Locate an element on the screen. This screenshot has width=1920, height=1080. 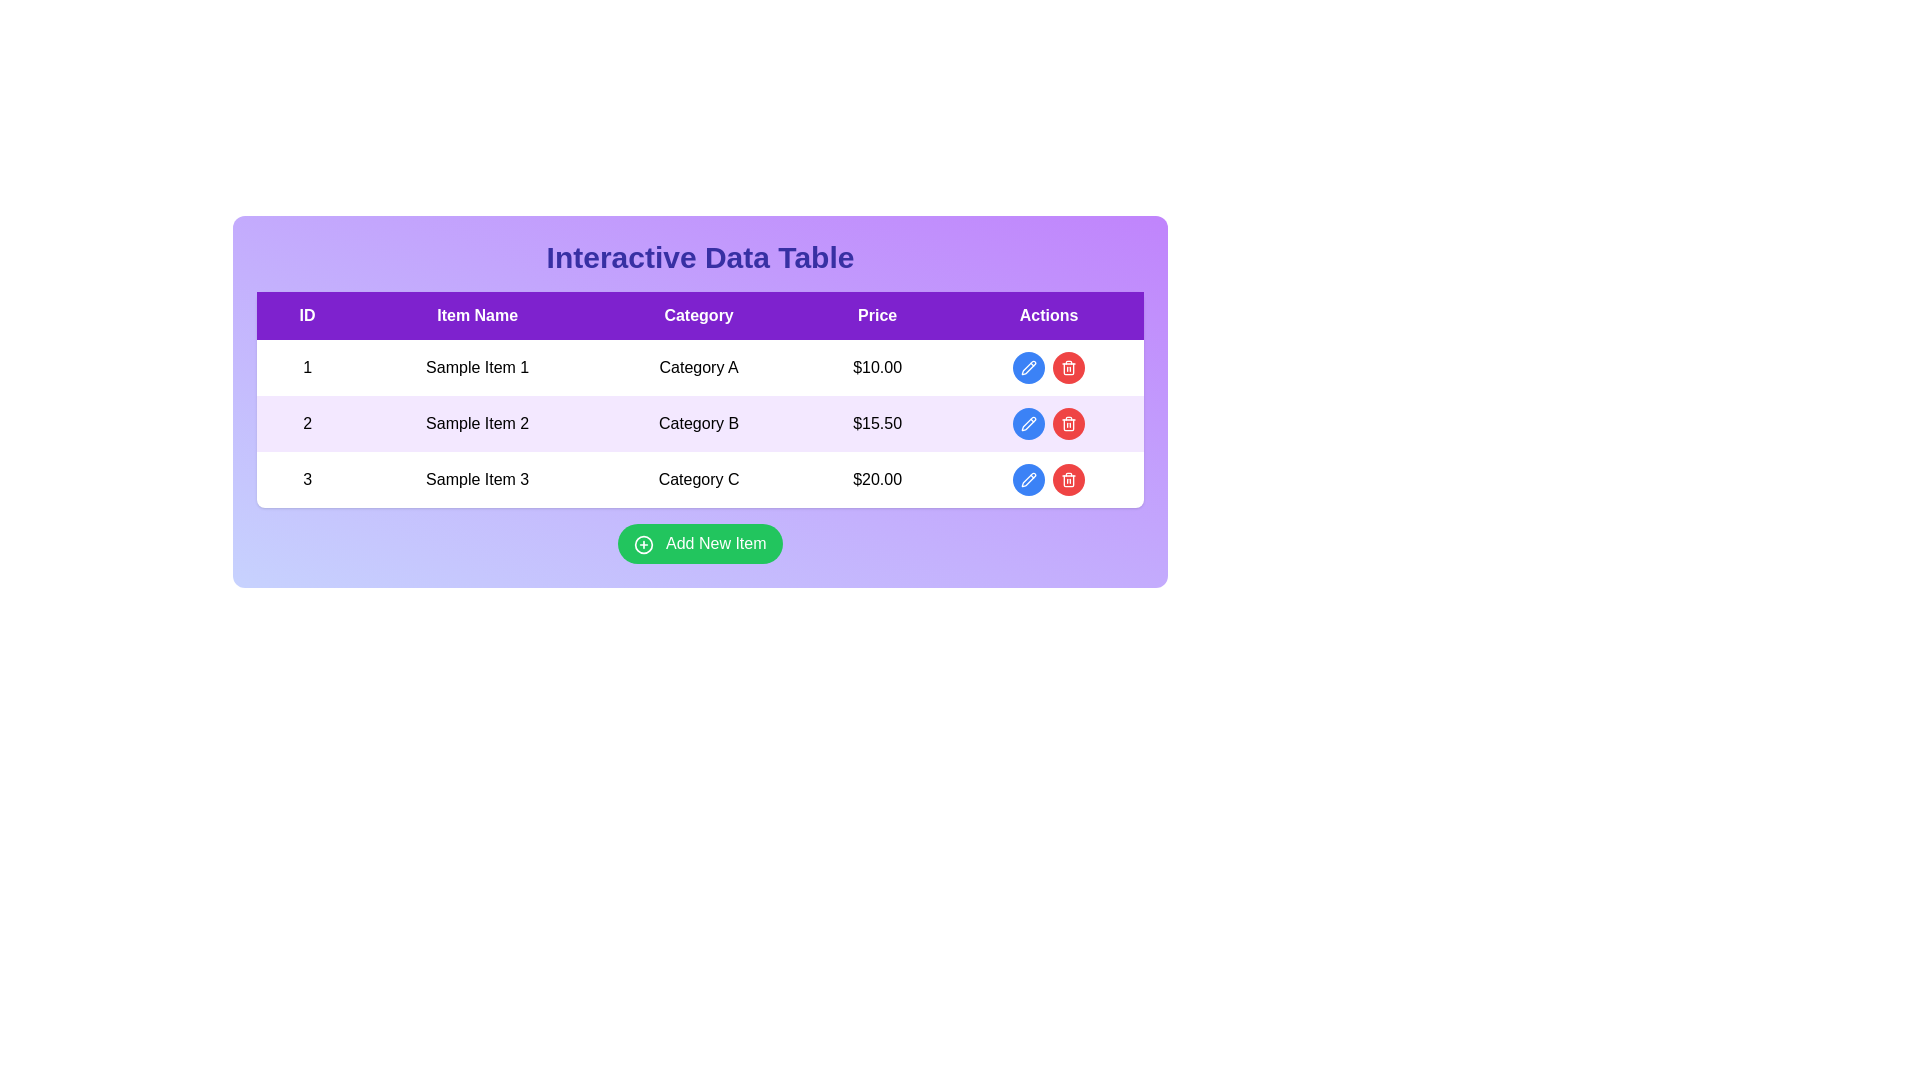
the 'Item Name' table header cell located in the second column of the header row, positioned between 'ID' and 'Category' is located at coordinates (476, 315).